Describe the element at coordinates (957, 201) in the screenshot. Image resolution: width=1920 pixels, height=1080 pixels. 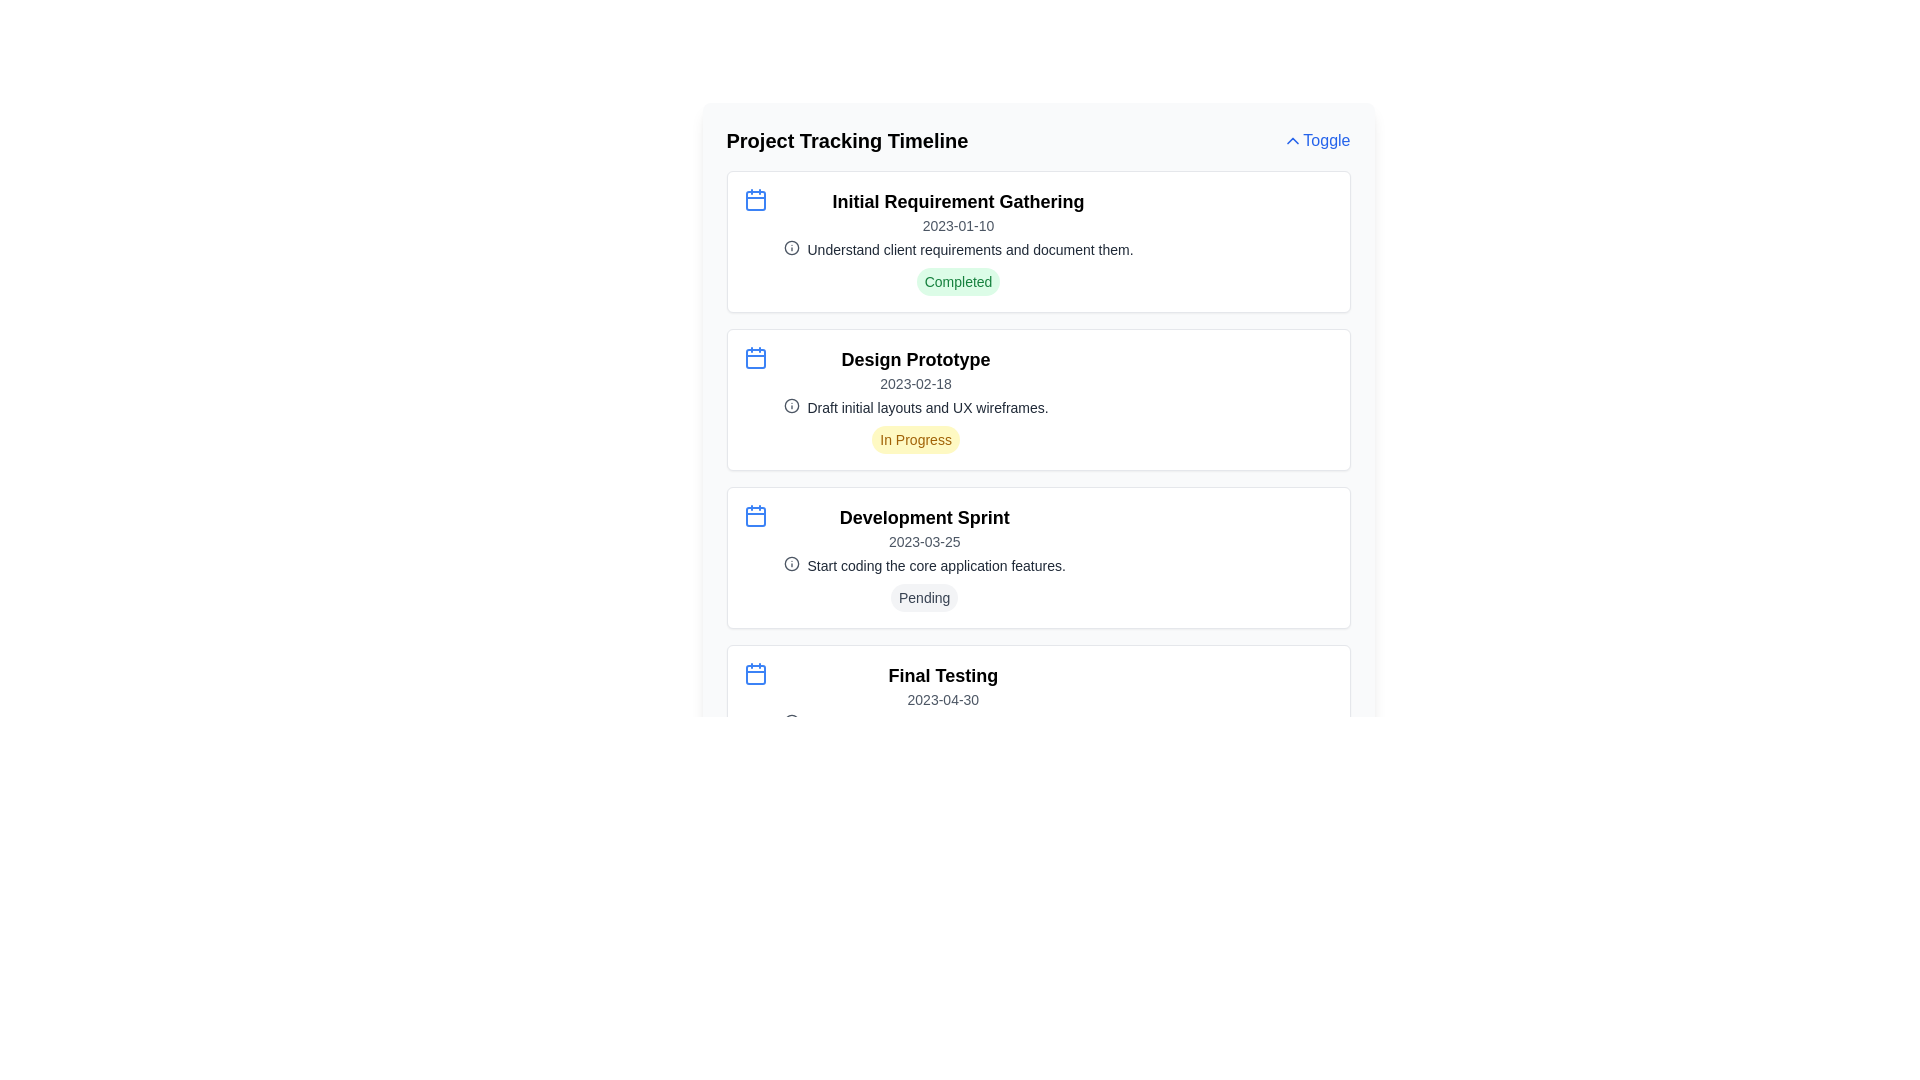
I see `the Text label that serves as the title for the task in the 'Initial Requirement Gathering' section, located above the date '2023-01-10' and below the calendar icon` at that location.